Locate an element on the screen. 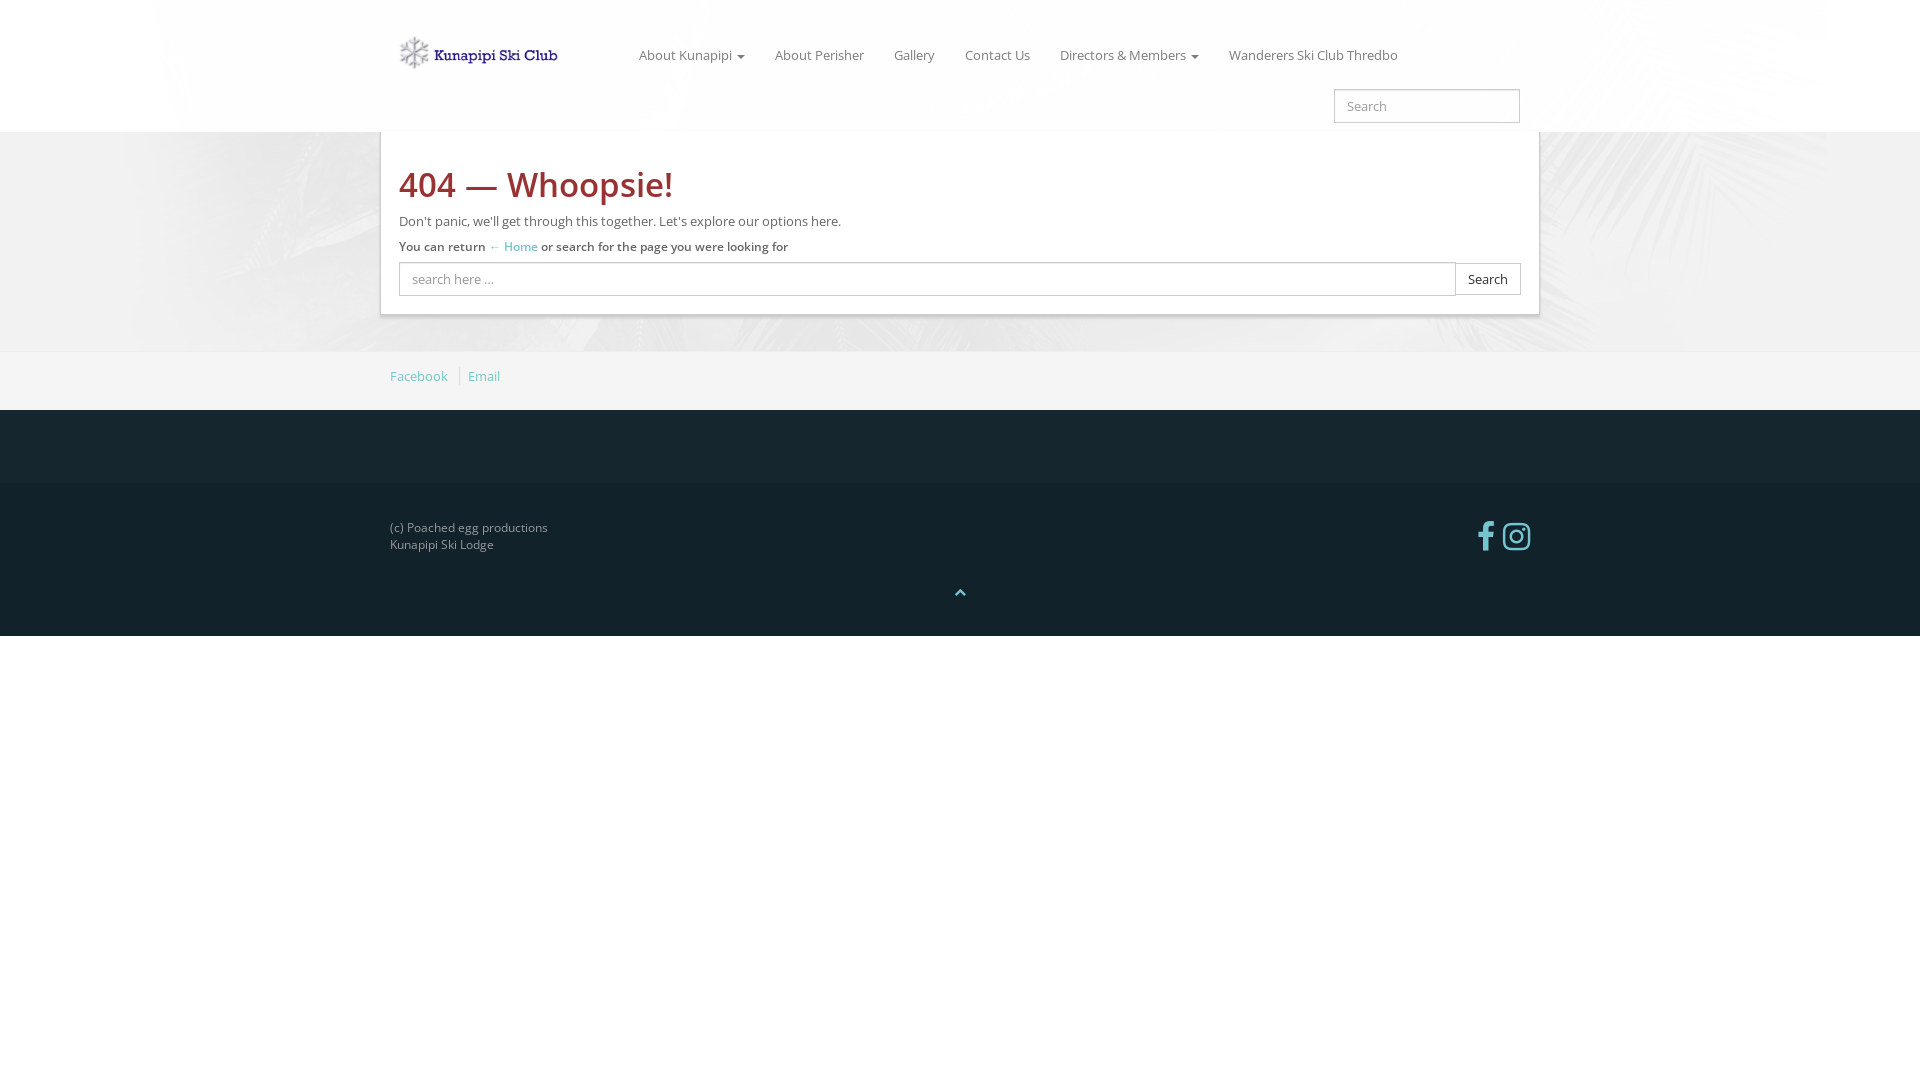 The image size is (1920, 1080). 'Gallery' is located at coordinates (878, 53).